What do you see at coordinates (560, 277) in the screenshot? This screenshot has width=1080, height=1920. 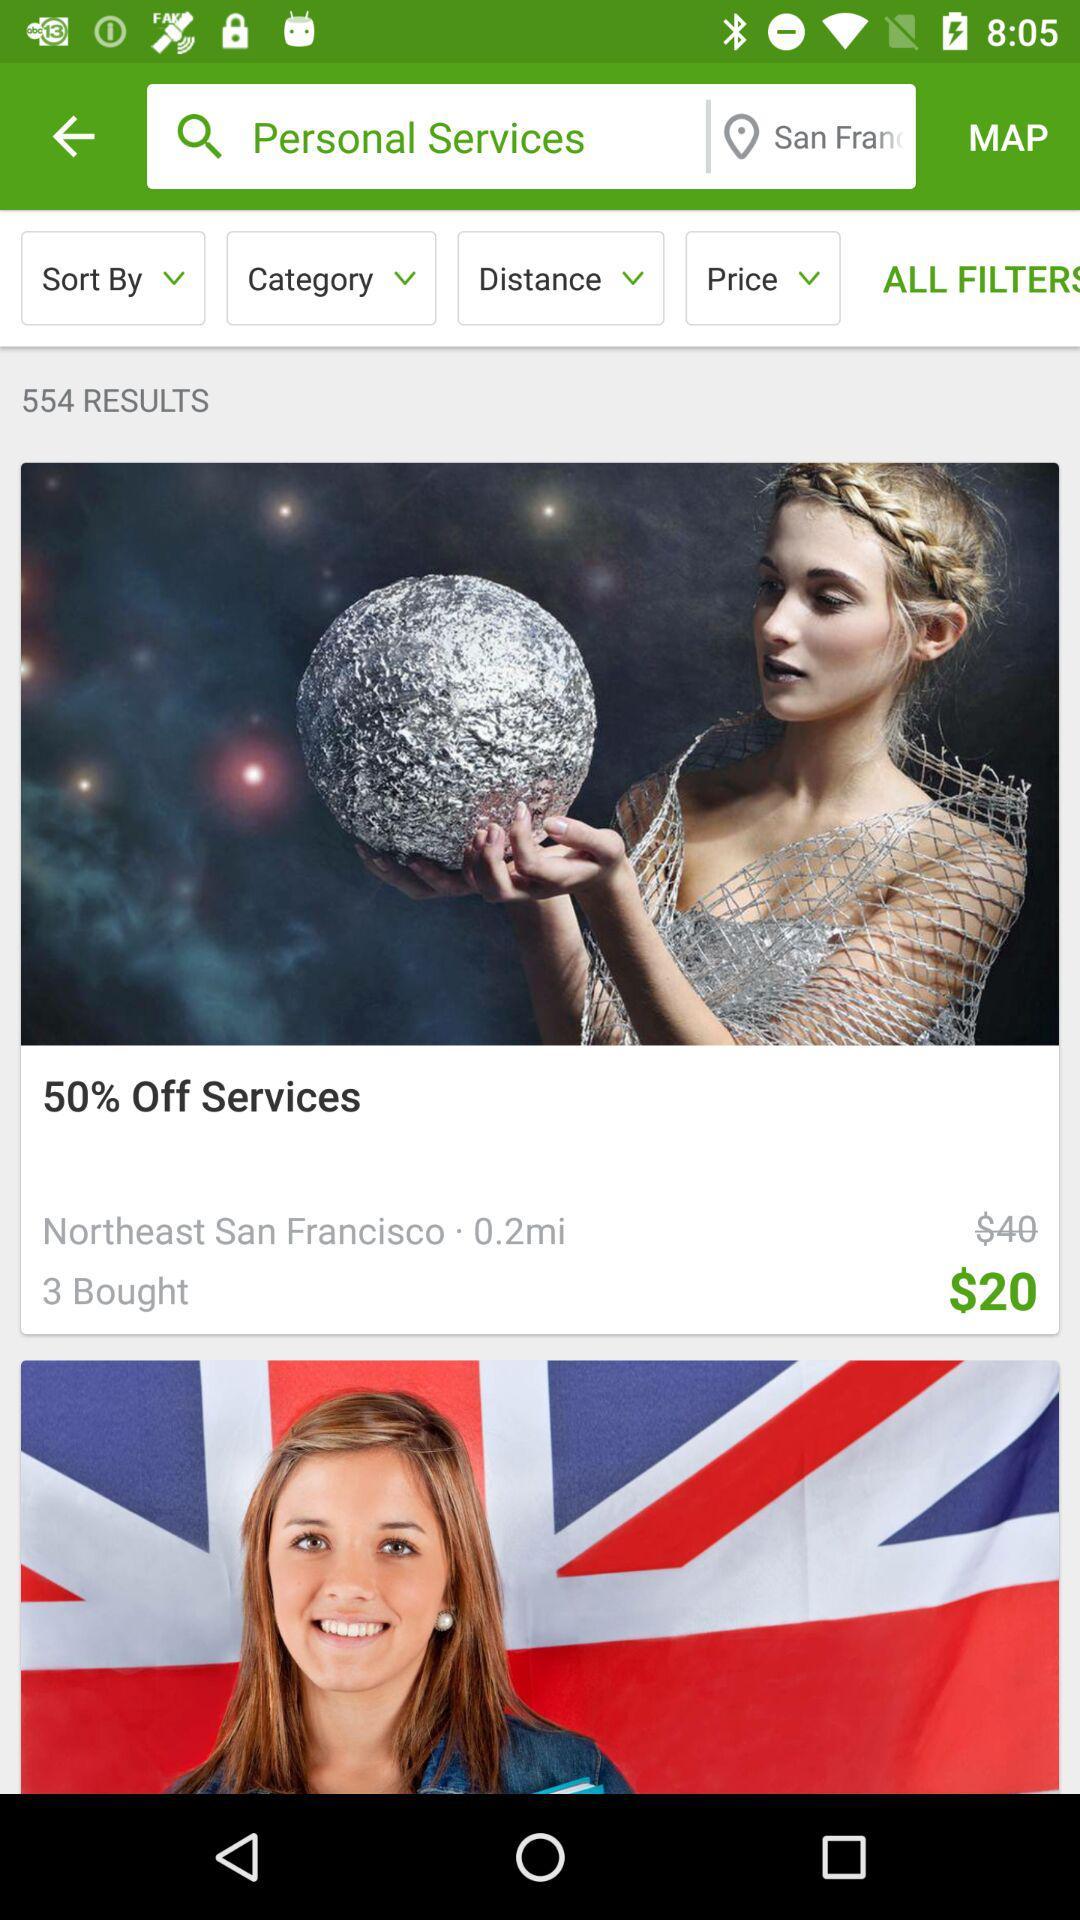 I see `the distance` at bounding box center [560, 277].